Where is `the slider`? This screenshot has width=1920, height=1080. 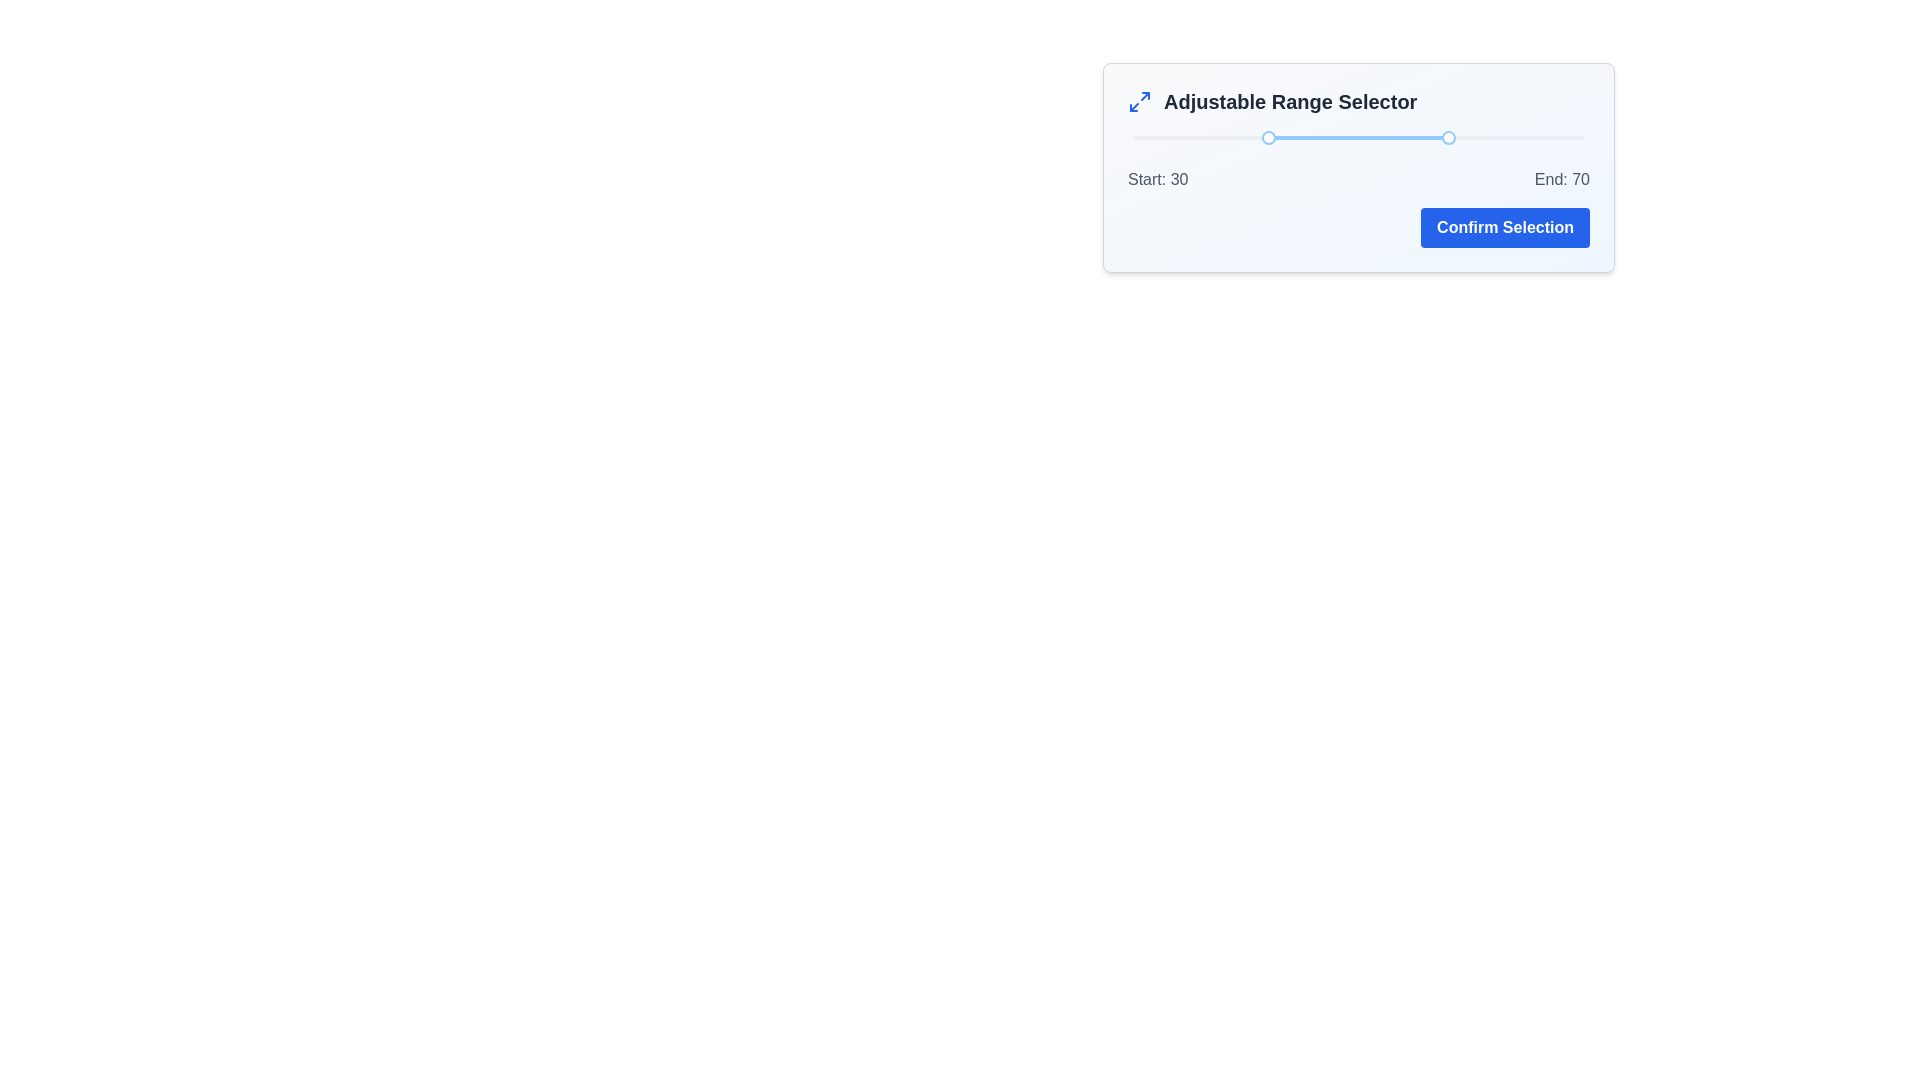
the slider is located at coordinates (1479, 137).